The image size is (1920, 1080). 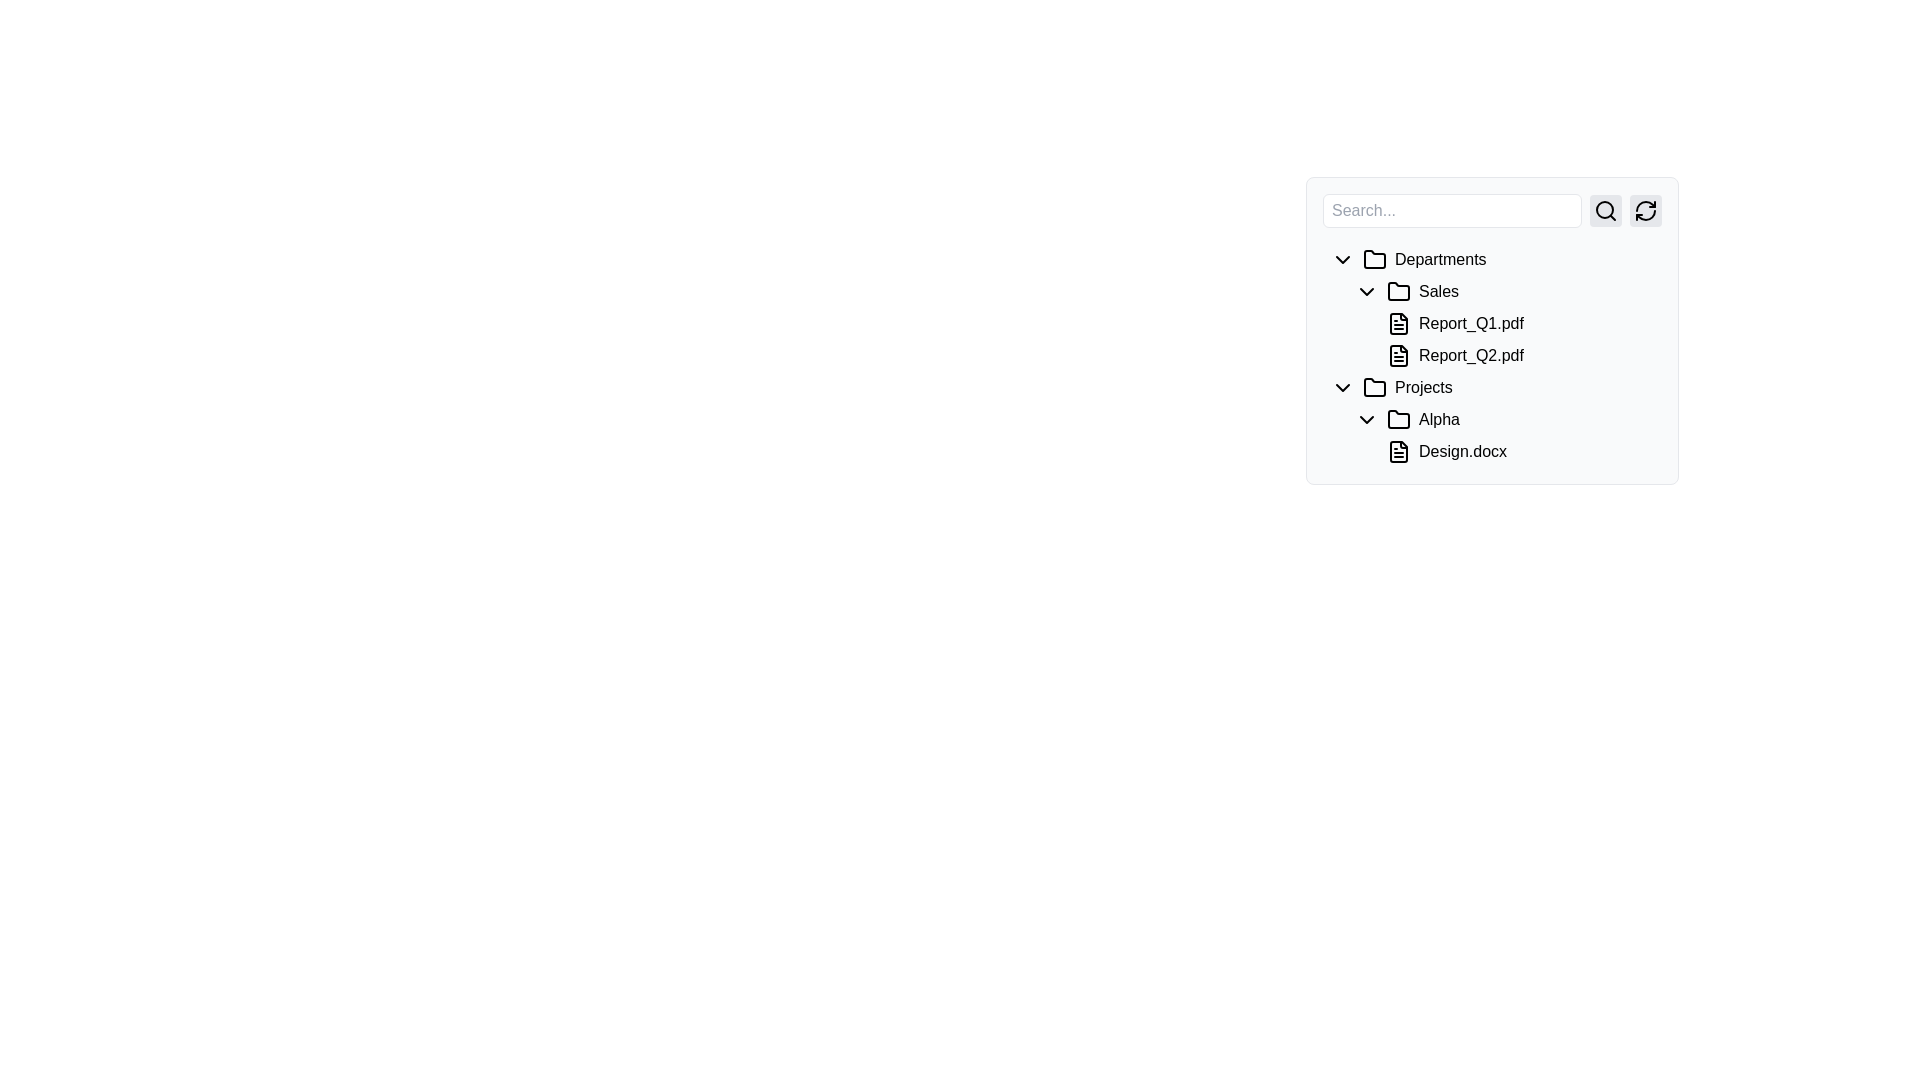 What do you see at coordinates (1401, 451) in the screenshot?
I see `the document icon representing 'Design.docx', located in the top-right section of the file explorer` at bounding box center [1401, 451].